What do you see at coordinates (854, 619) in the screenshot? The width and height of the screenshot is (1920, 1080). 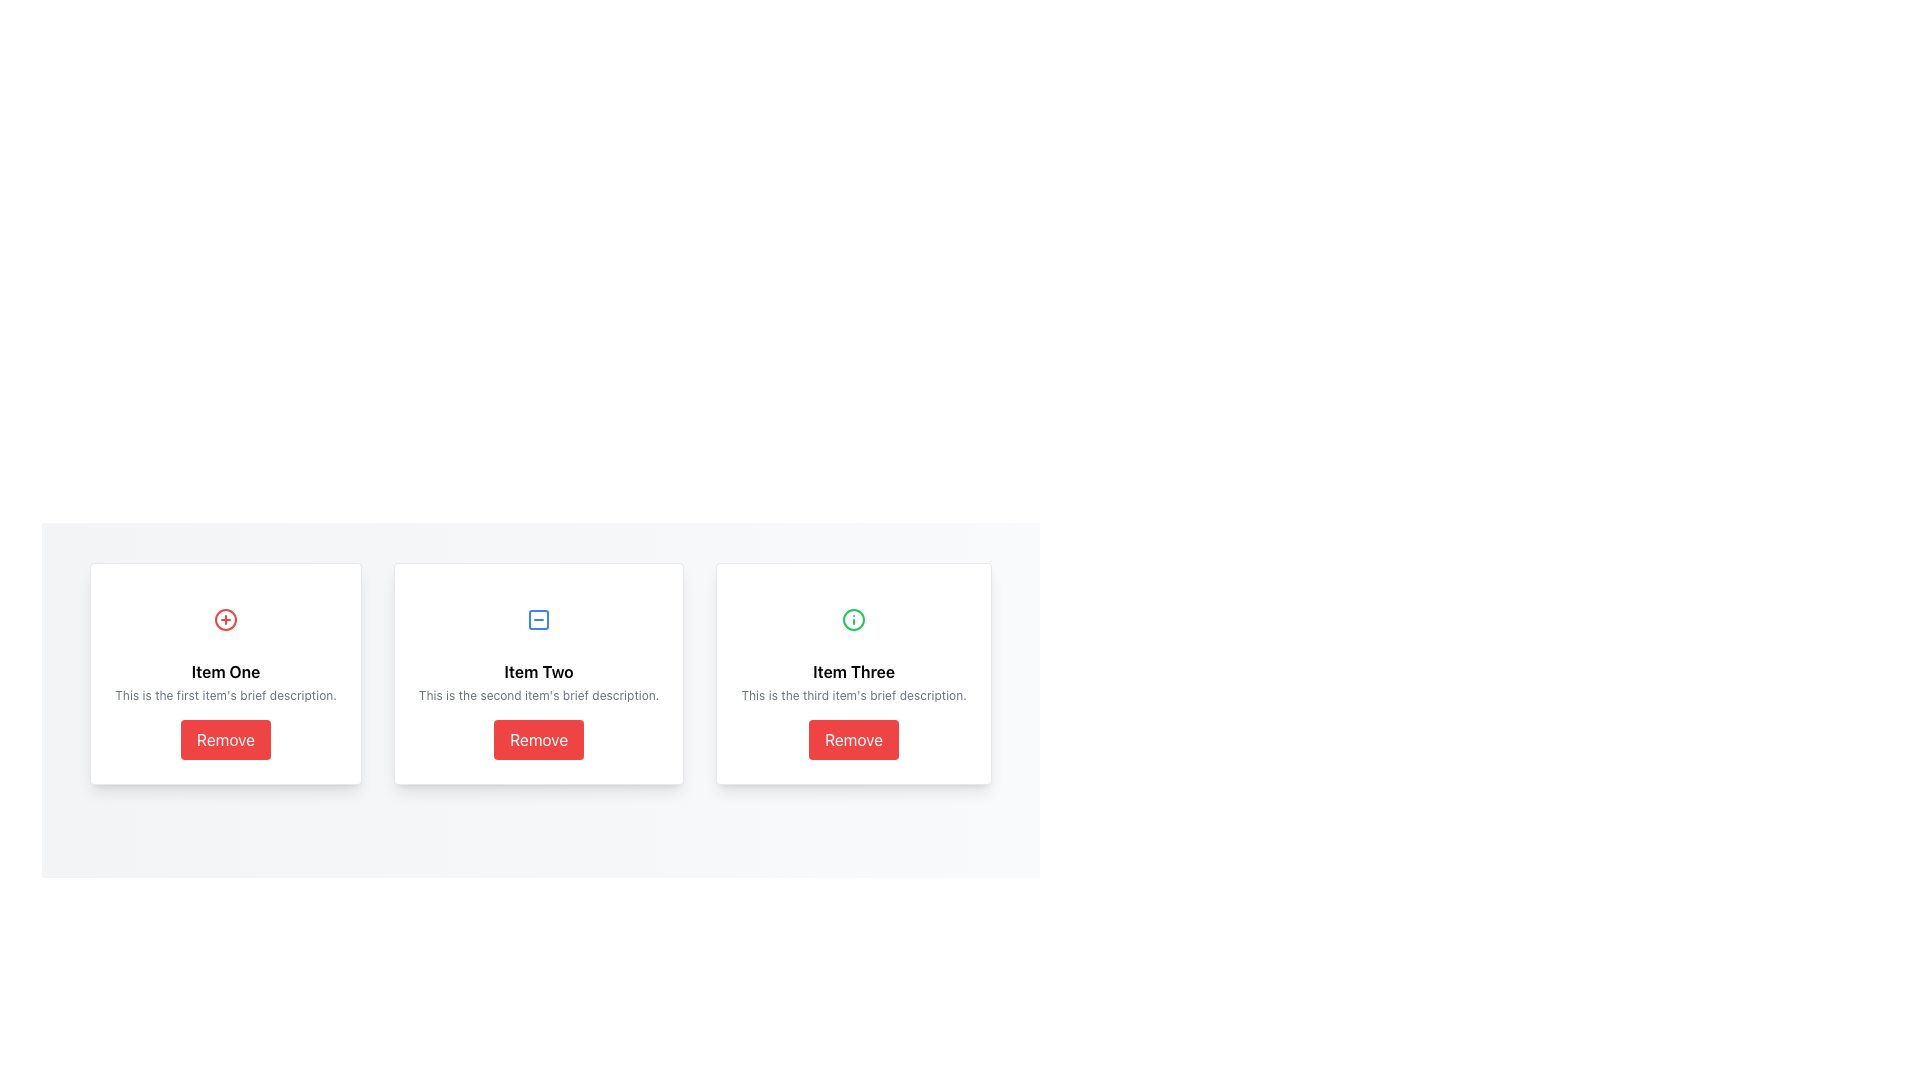 I see `the circular icon with a green border and central green dot located at the top-center of the card labeled 'Item Three'` at bounding box center [854, 619].